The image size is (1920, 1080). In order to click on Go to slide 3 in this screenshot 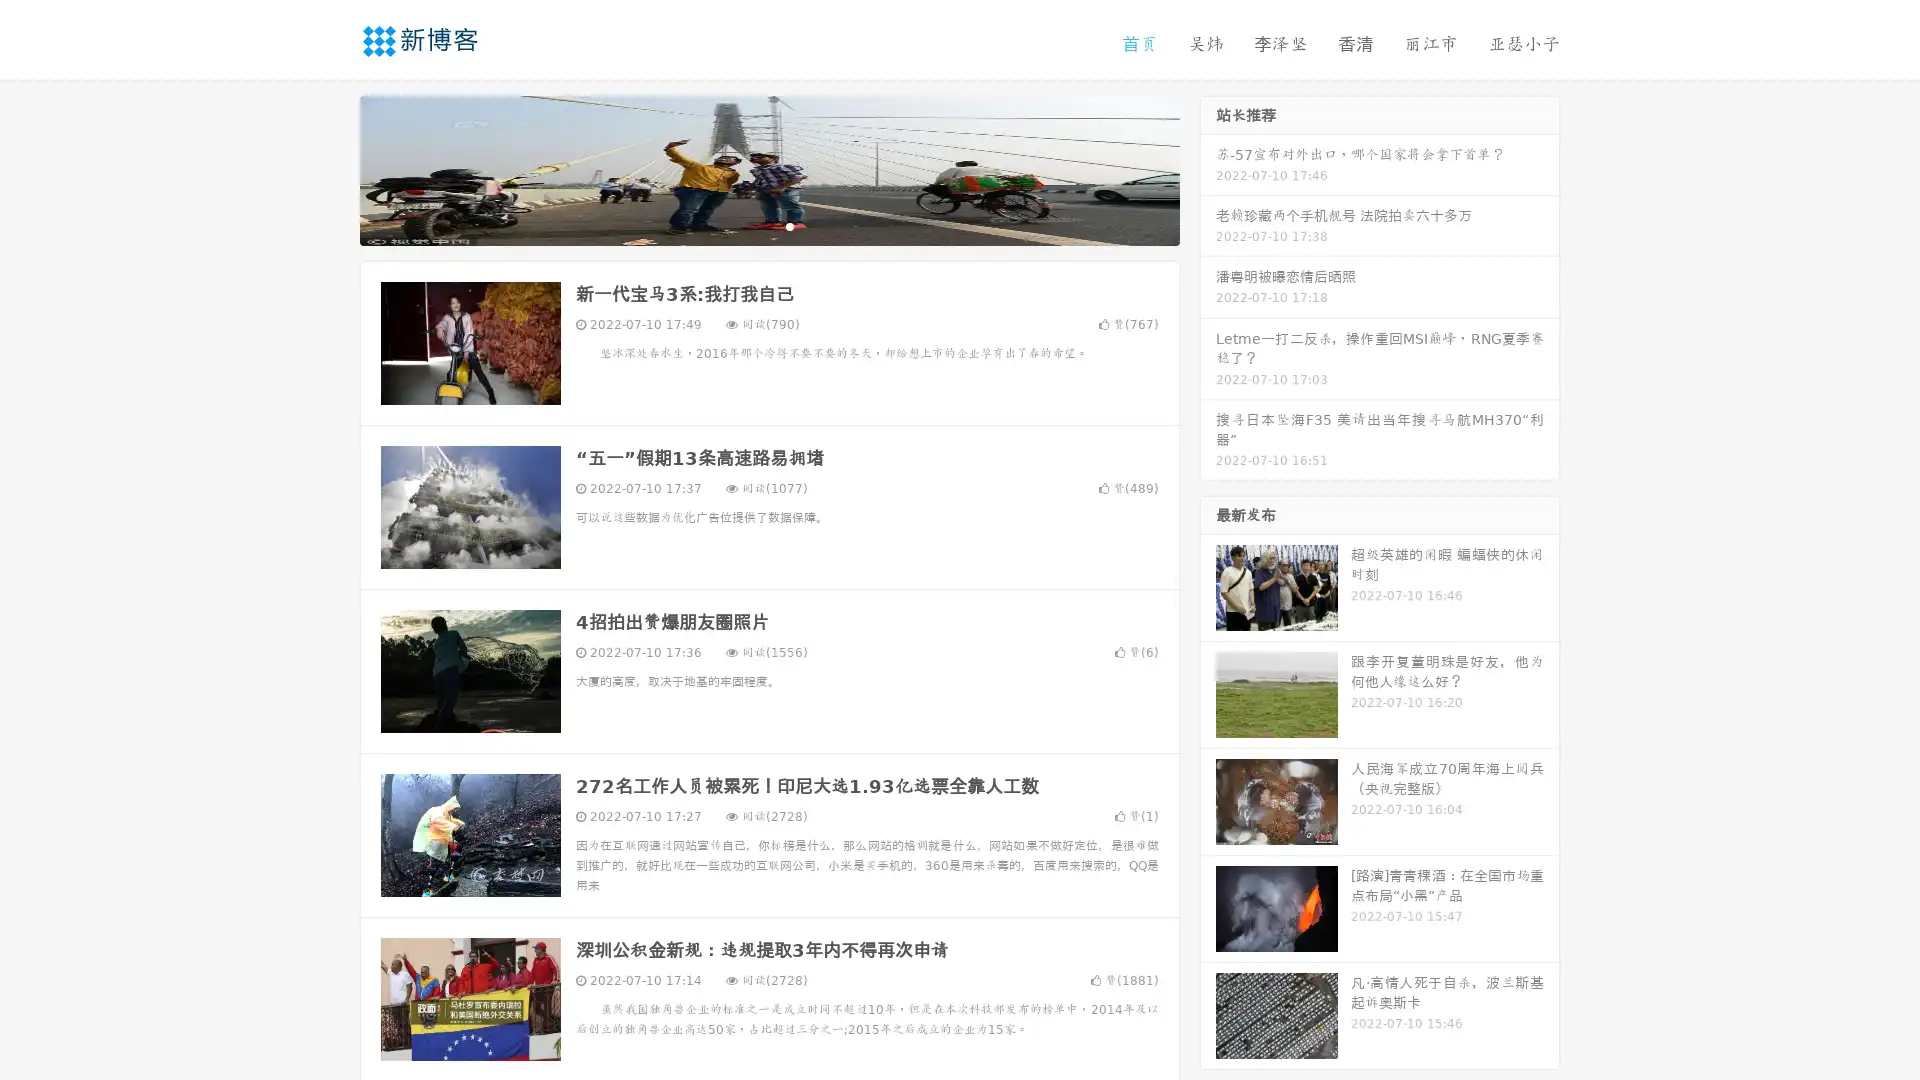, I will do `click(789, 225)`.